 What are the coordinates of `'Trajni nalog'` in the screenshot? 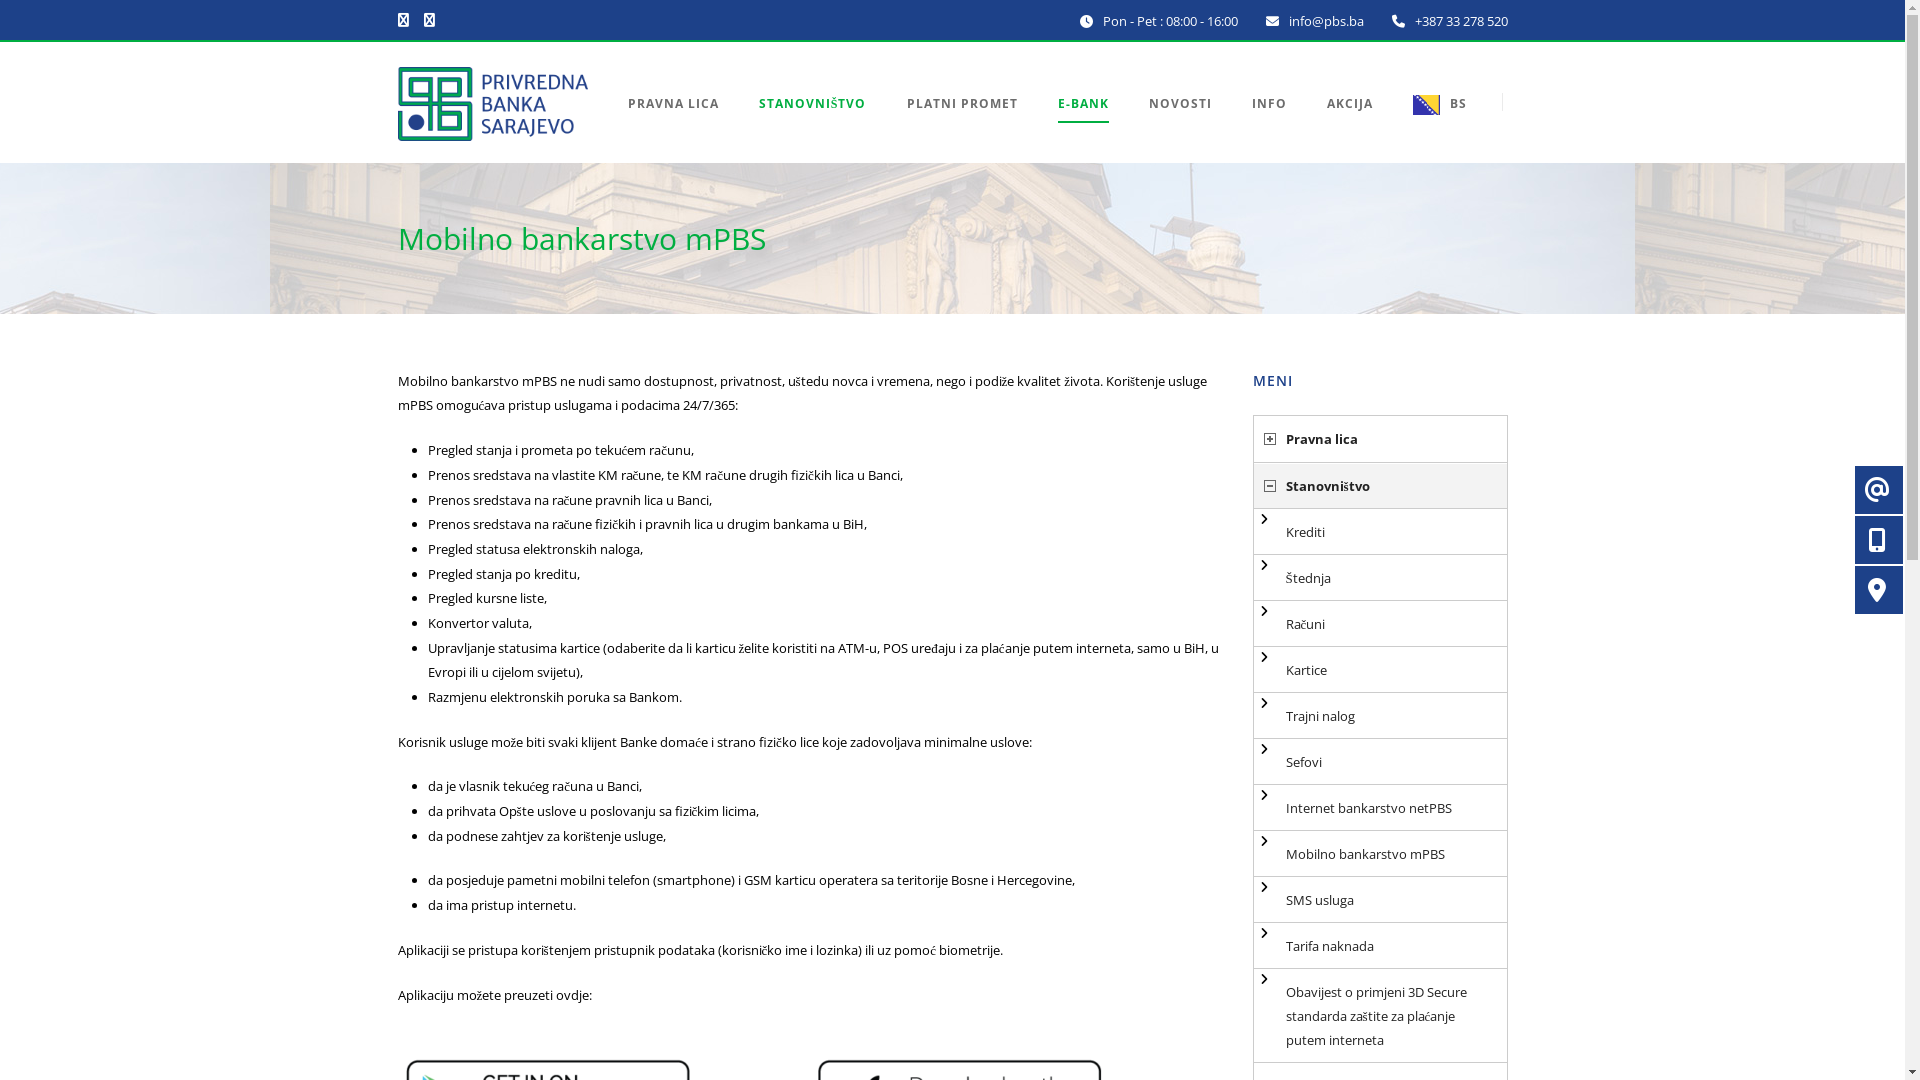 It's located at (1379, 715).